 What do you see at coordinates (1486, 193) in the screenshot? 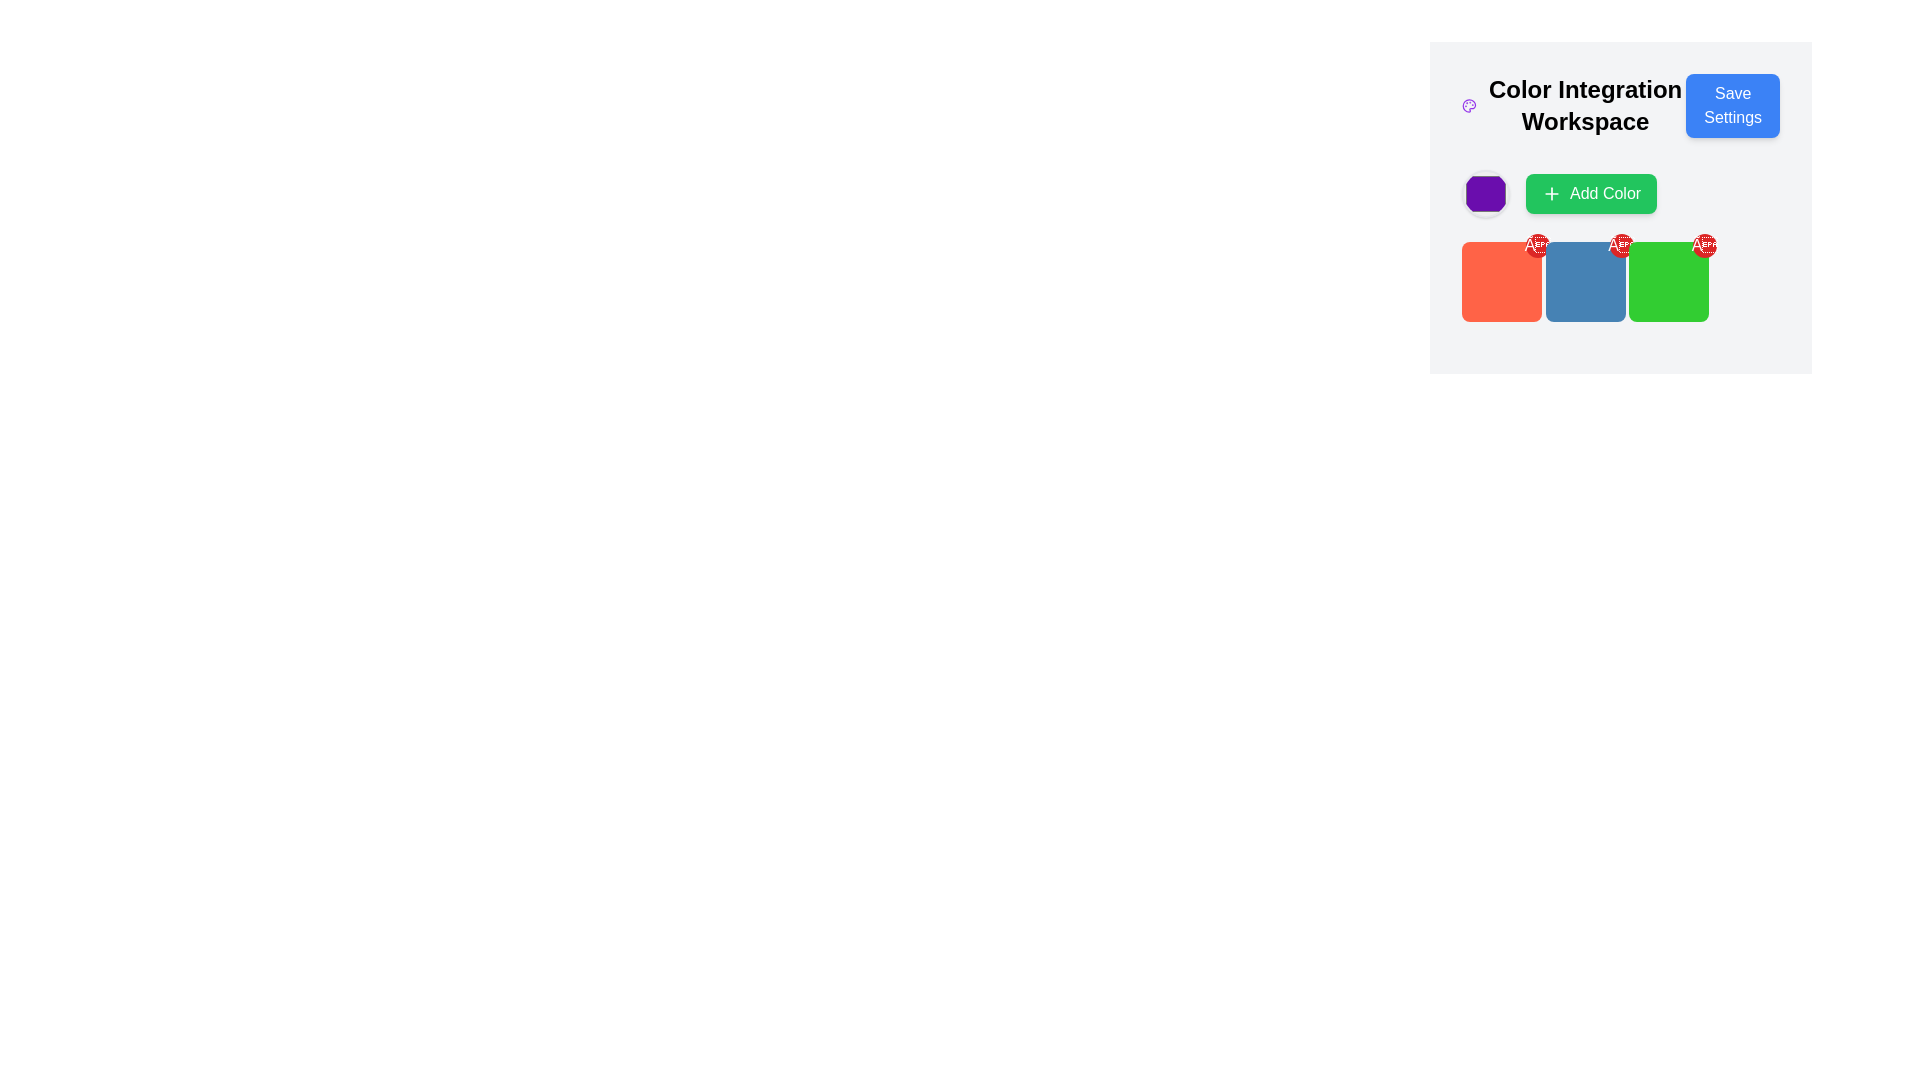
I see `the circular Color selection button filled with purple color (#6a0dad) located to the left of the 'Add Color' button` at bounding box center [1486, 193].